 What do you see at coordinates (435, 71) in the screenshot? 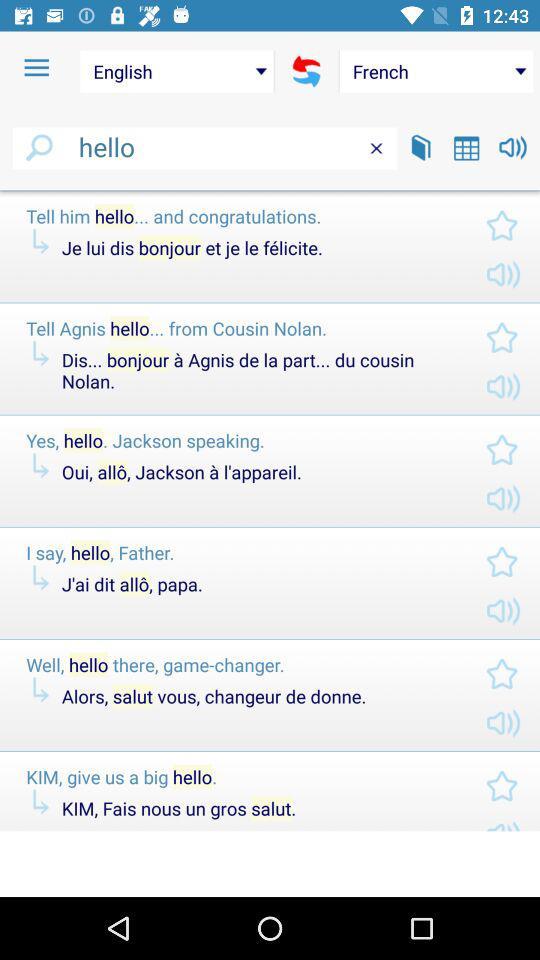
I see `the french` at bounding box center [435, 71].